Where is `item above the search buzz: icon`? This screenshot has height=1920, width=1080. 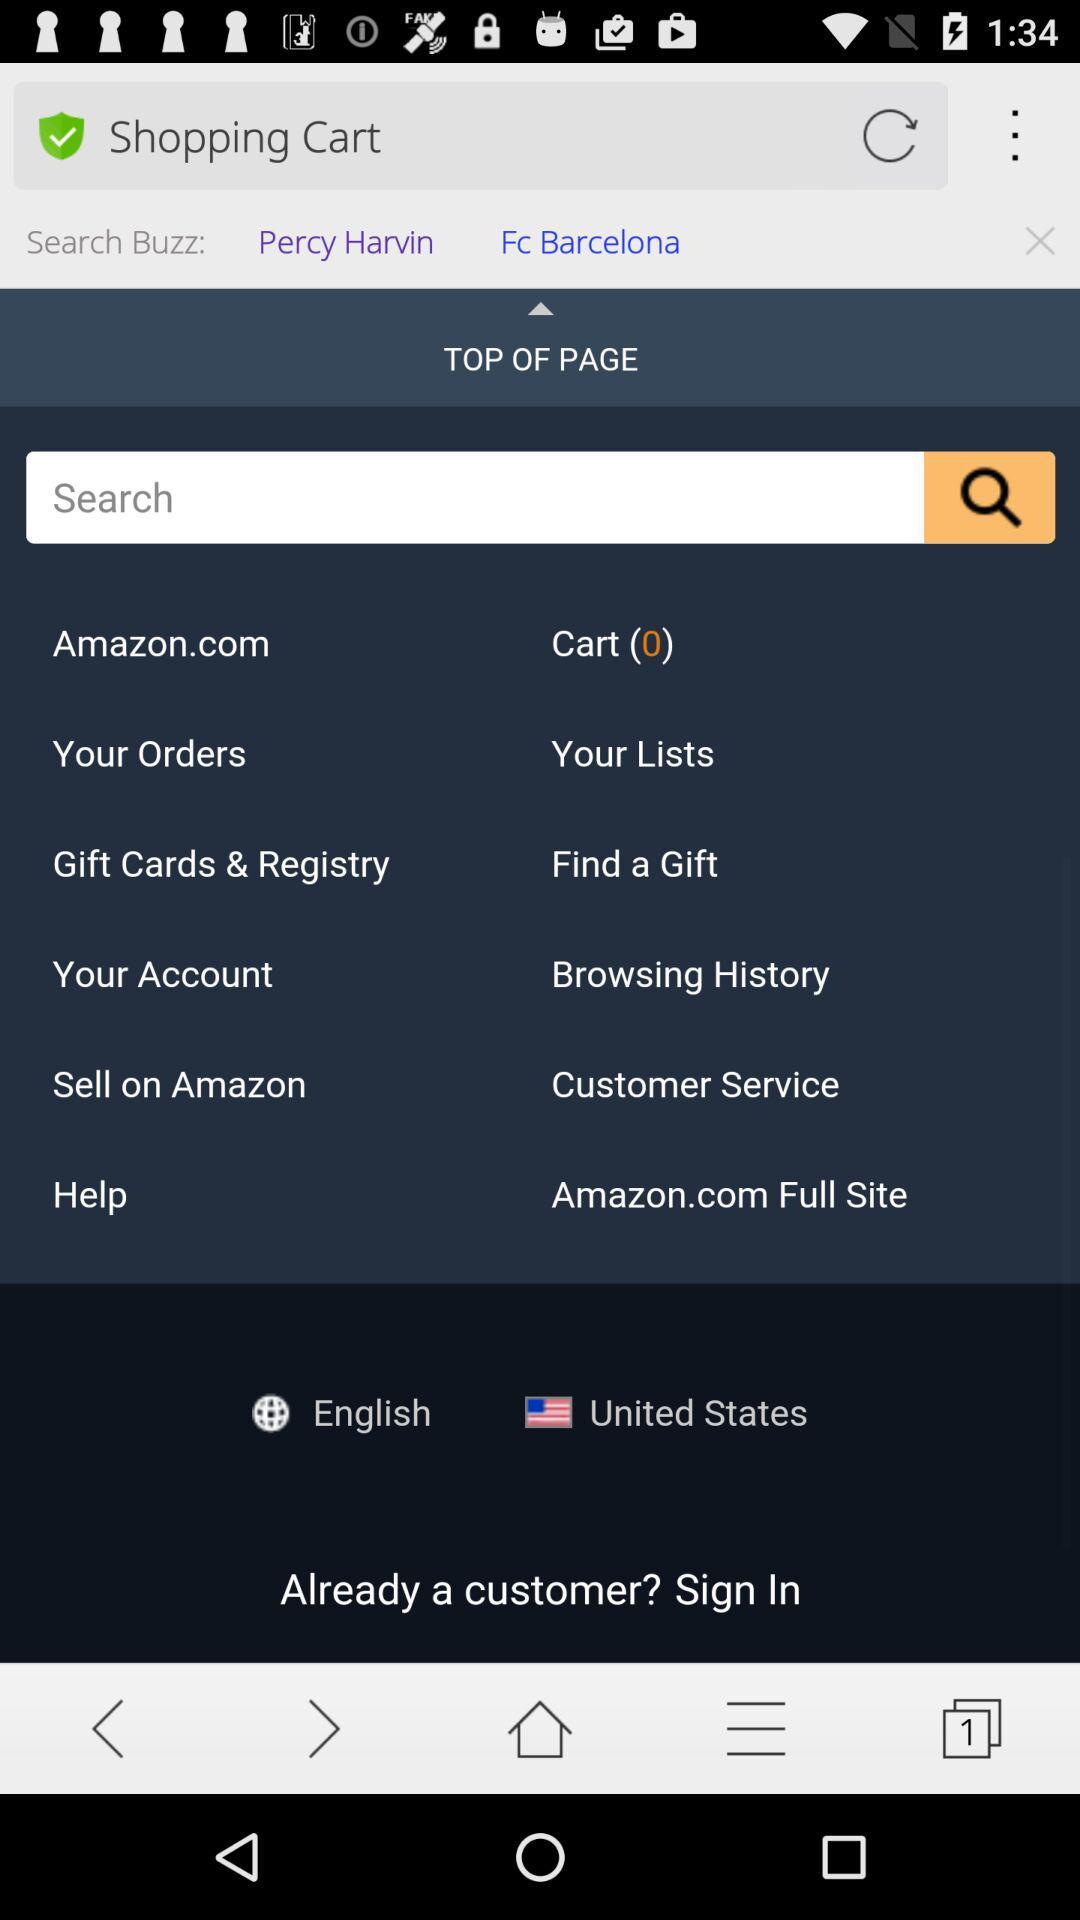
item above the search buzz: icon is located at coordinates (60, 134).